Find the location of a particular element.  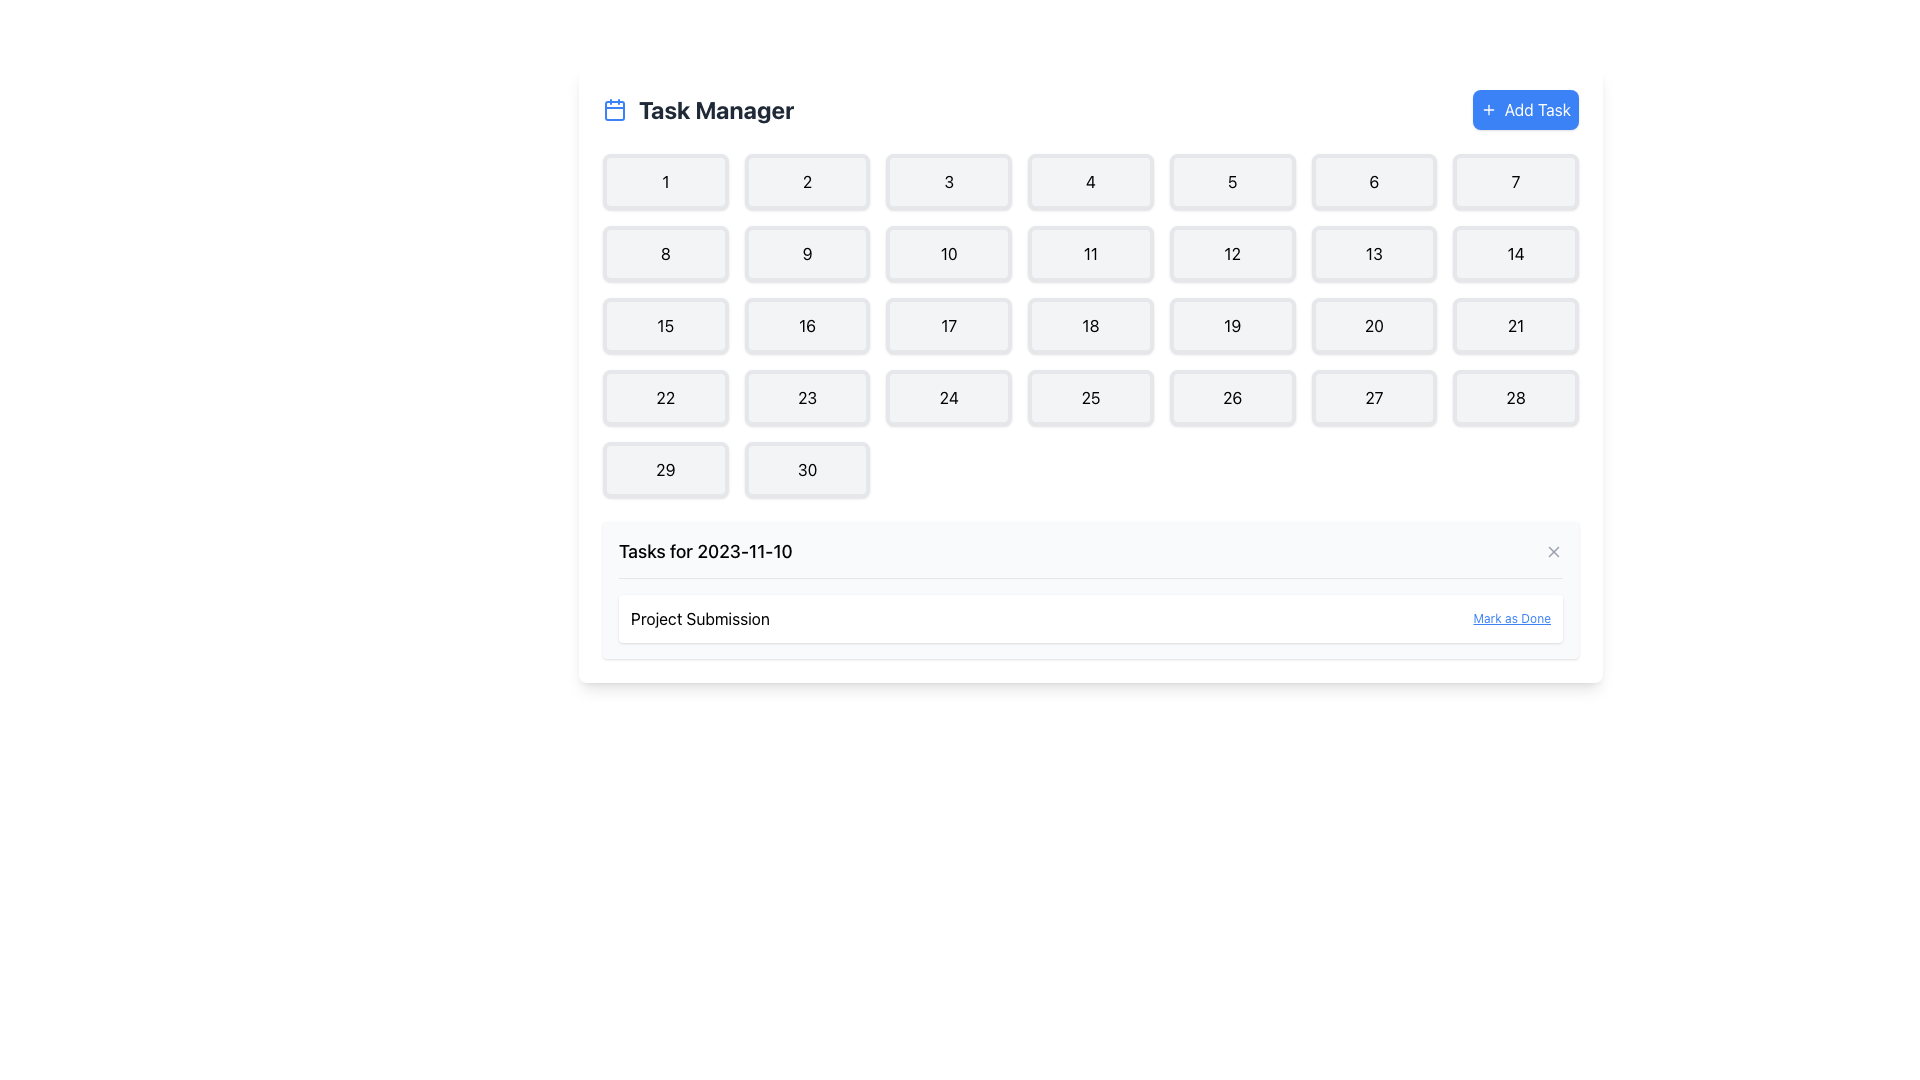

the rectangular button with a light gray background that contains the number '10' centered in black text, located in the second row and third column of the grid is located at coordinates (948, 253).